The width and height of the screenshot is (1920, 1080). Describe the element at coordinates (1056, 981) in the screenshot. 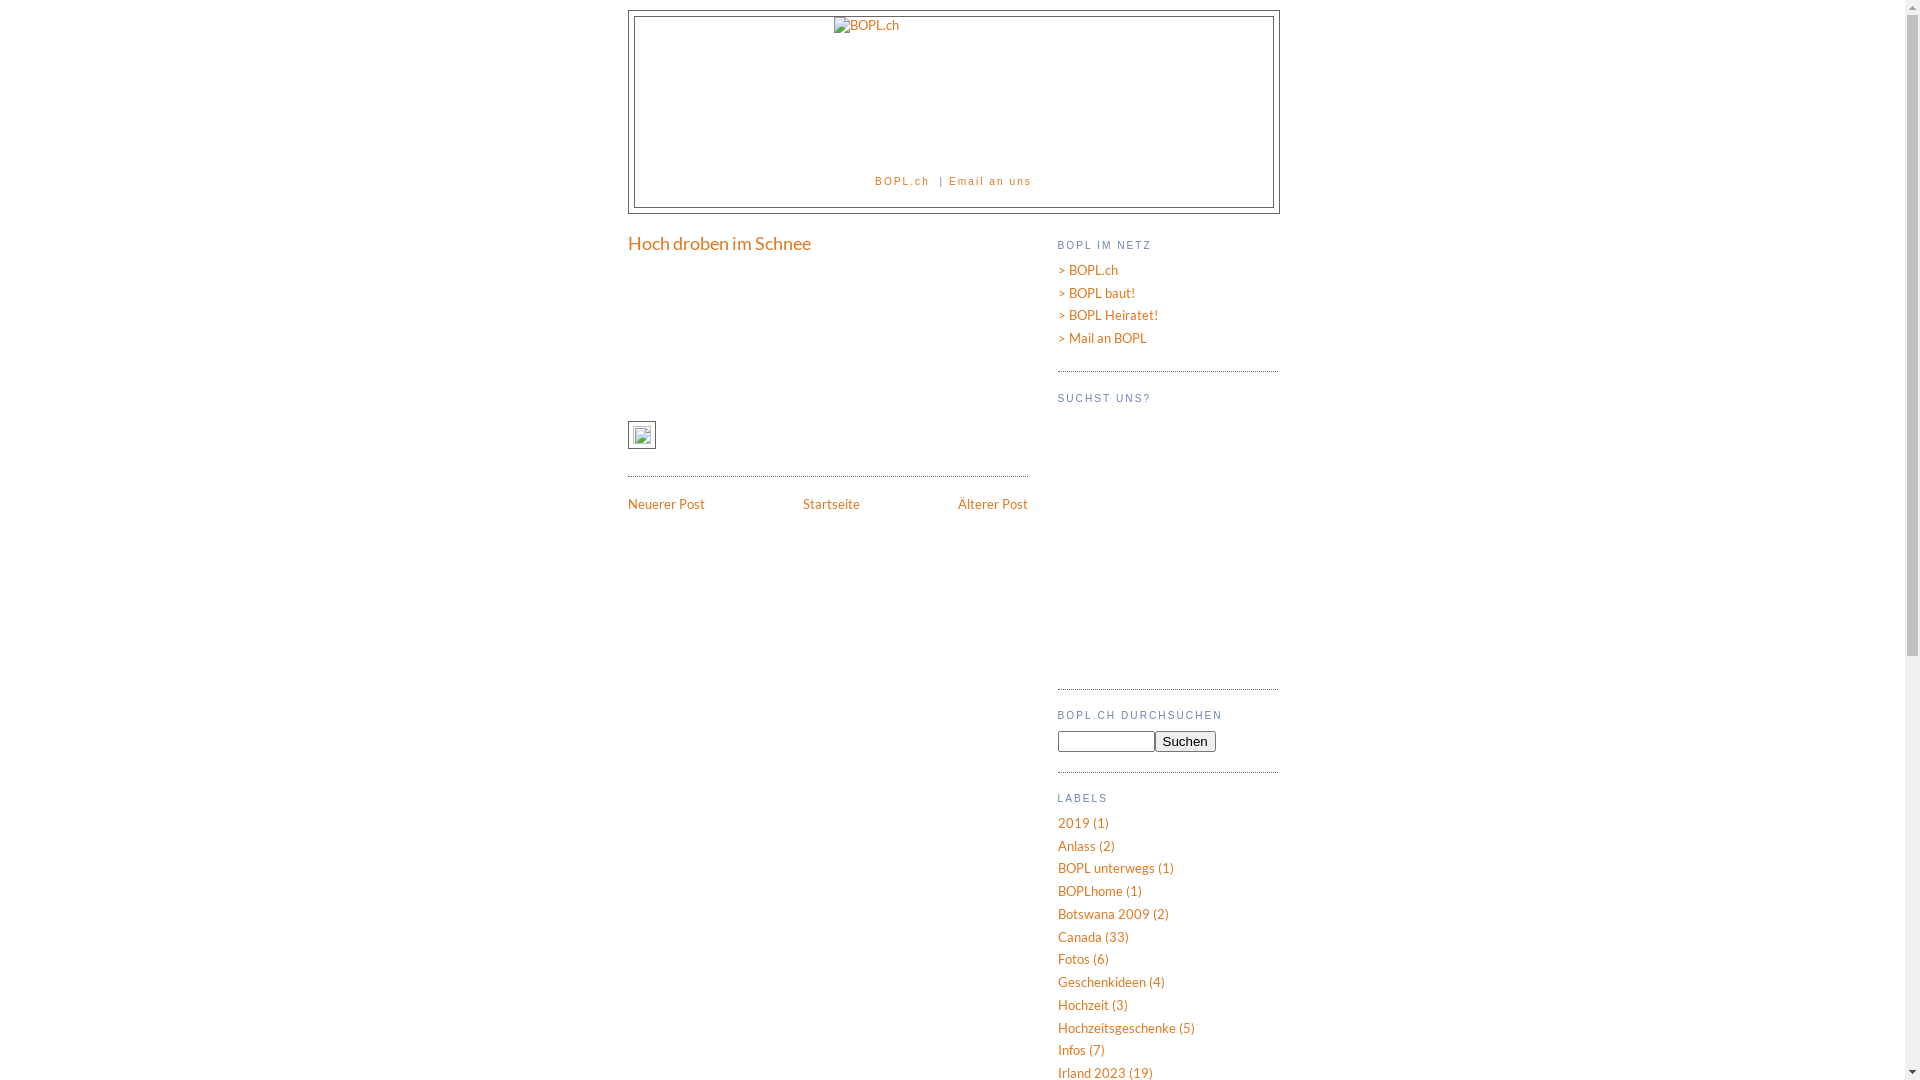

I see `'Geschenkideen'` at that location.